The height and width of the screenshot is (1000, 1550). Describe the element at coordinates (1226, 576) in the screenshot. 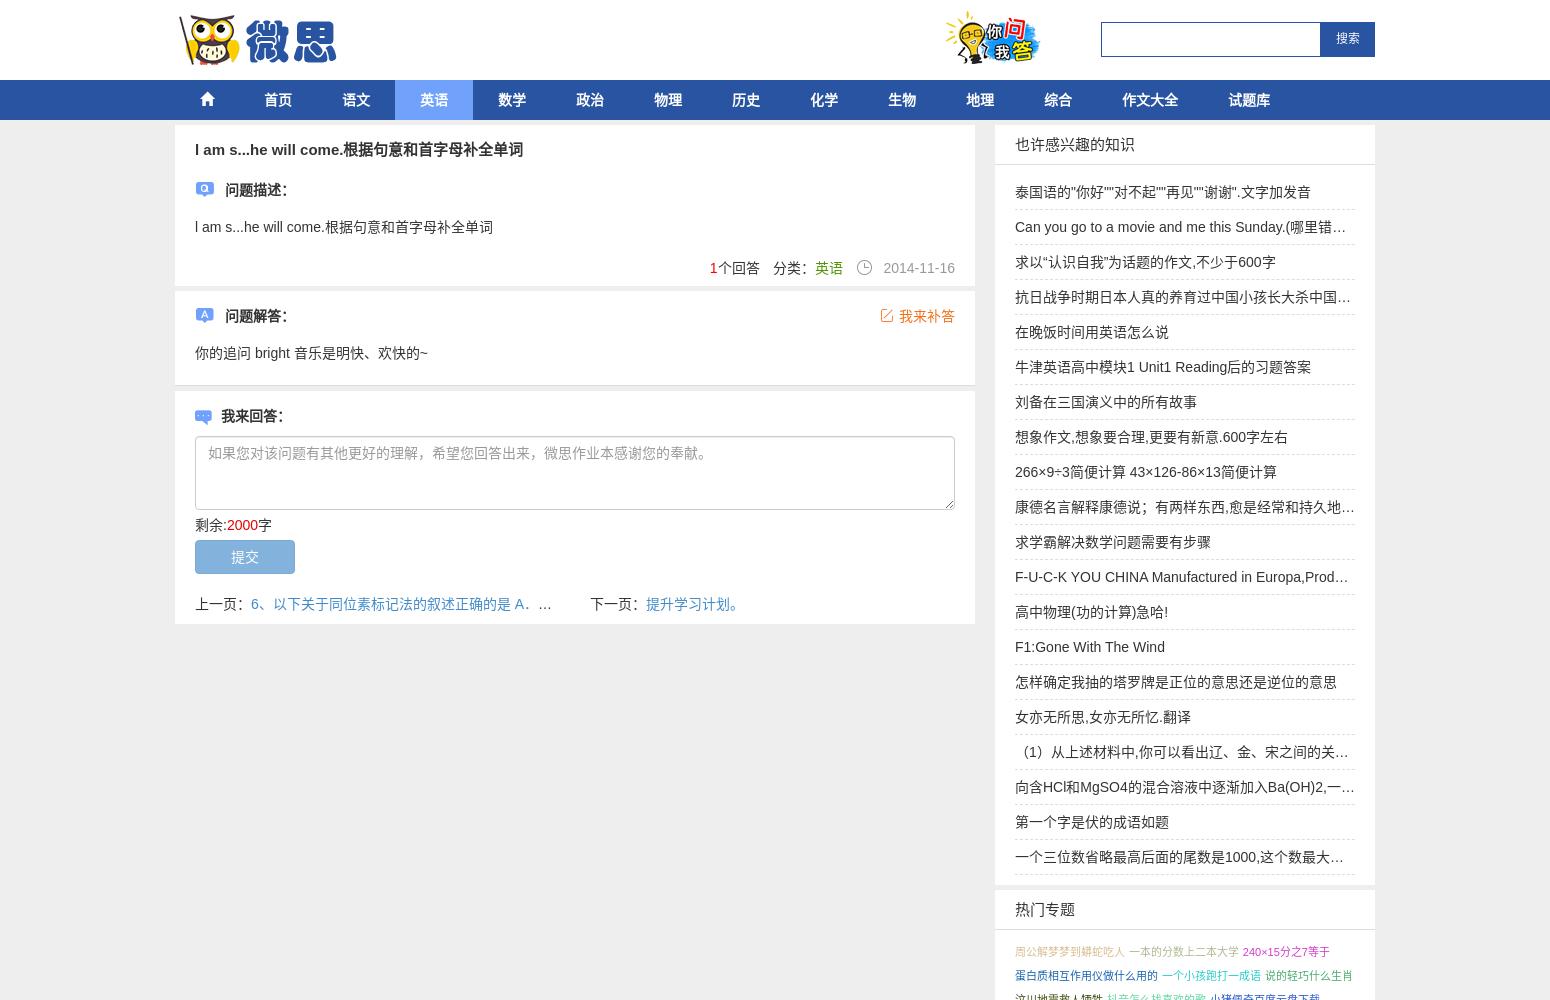

I see `'F-U-C-K YOU CHINA Manufactured in Europa,Produced and design'` at that location.